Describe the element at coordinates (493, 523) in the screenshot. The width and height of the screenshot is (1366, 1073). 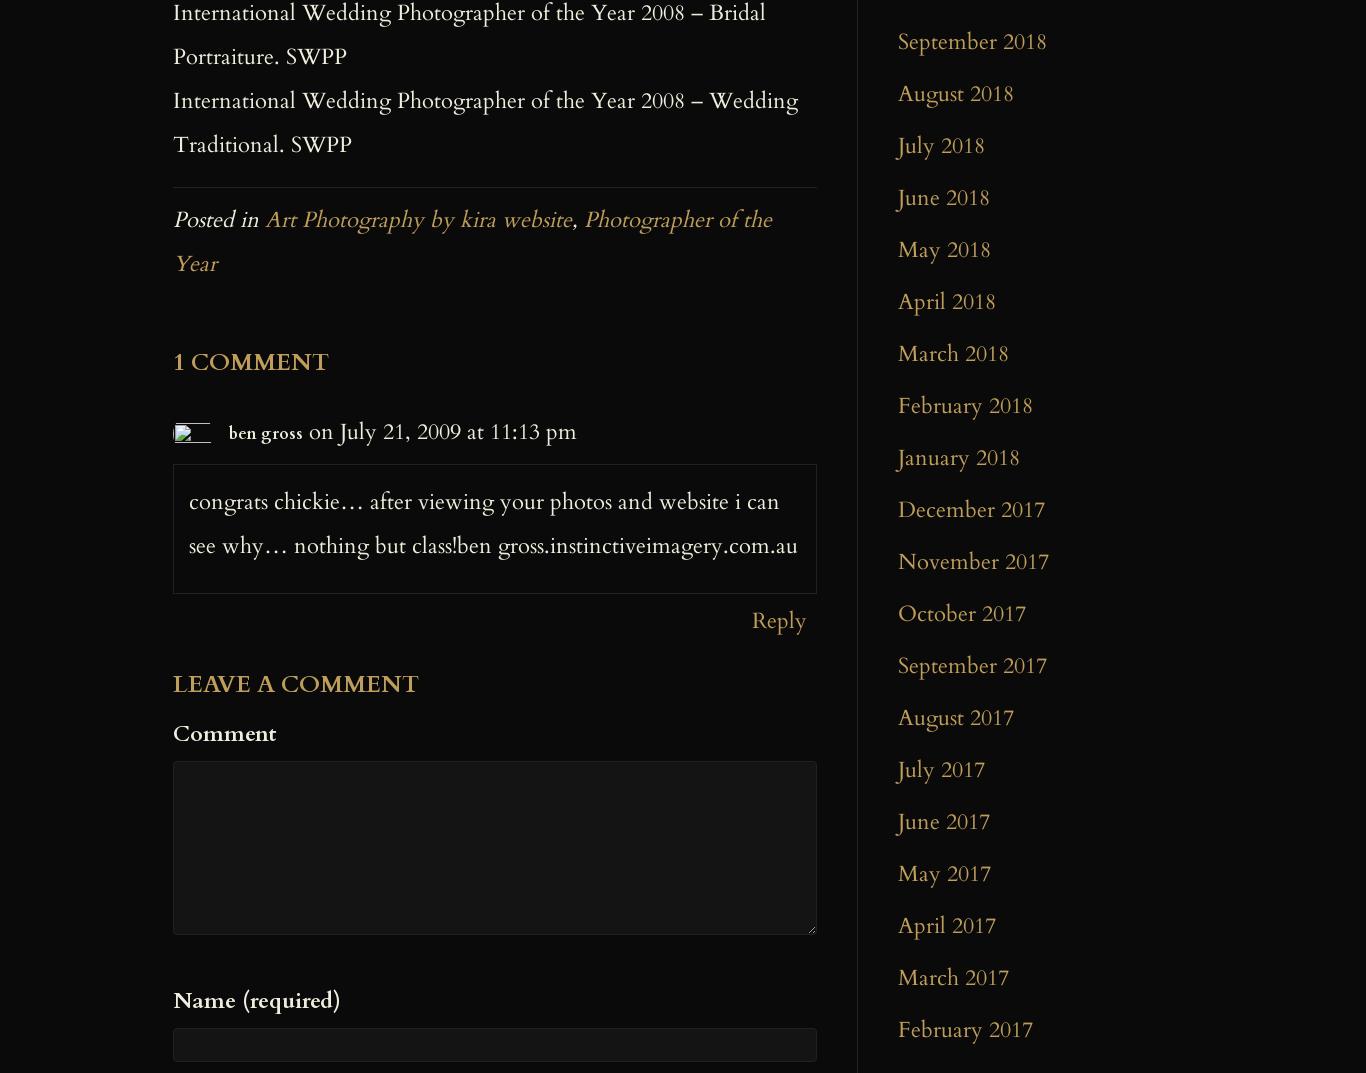
I see `'congrats chickie… after viewing your photos and website i can see why… nothing but class!ben gross.instinctiveimagery.com.au'` at that location.